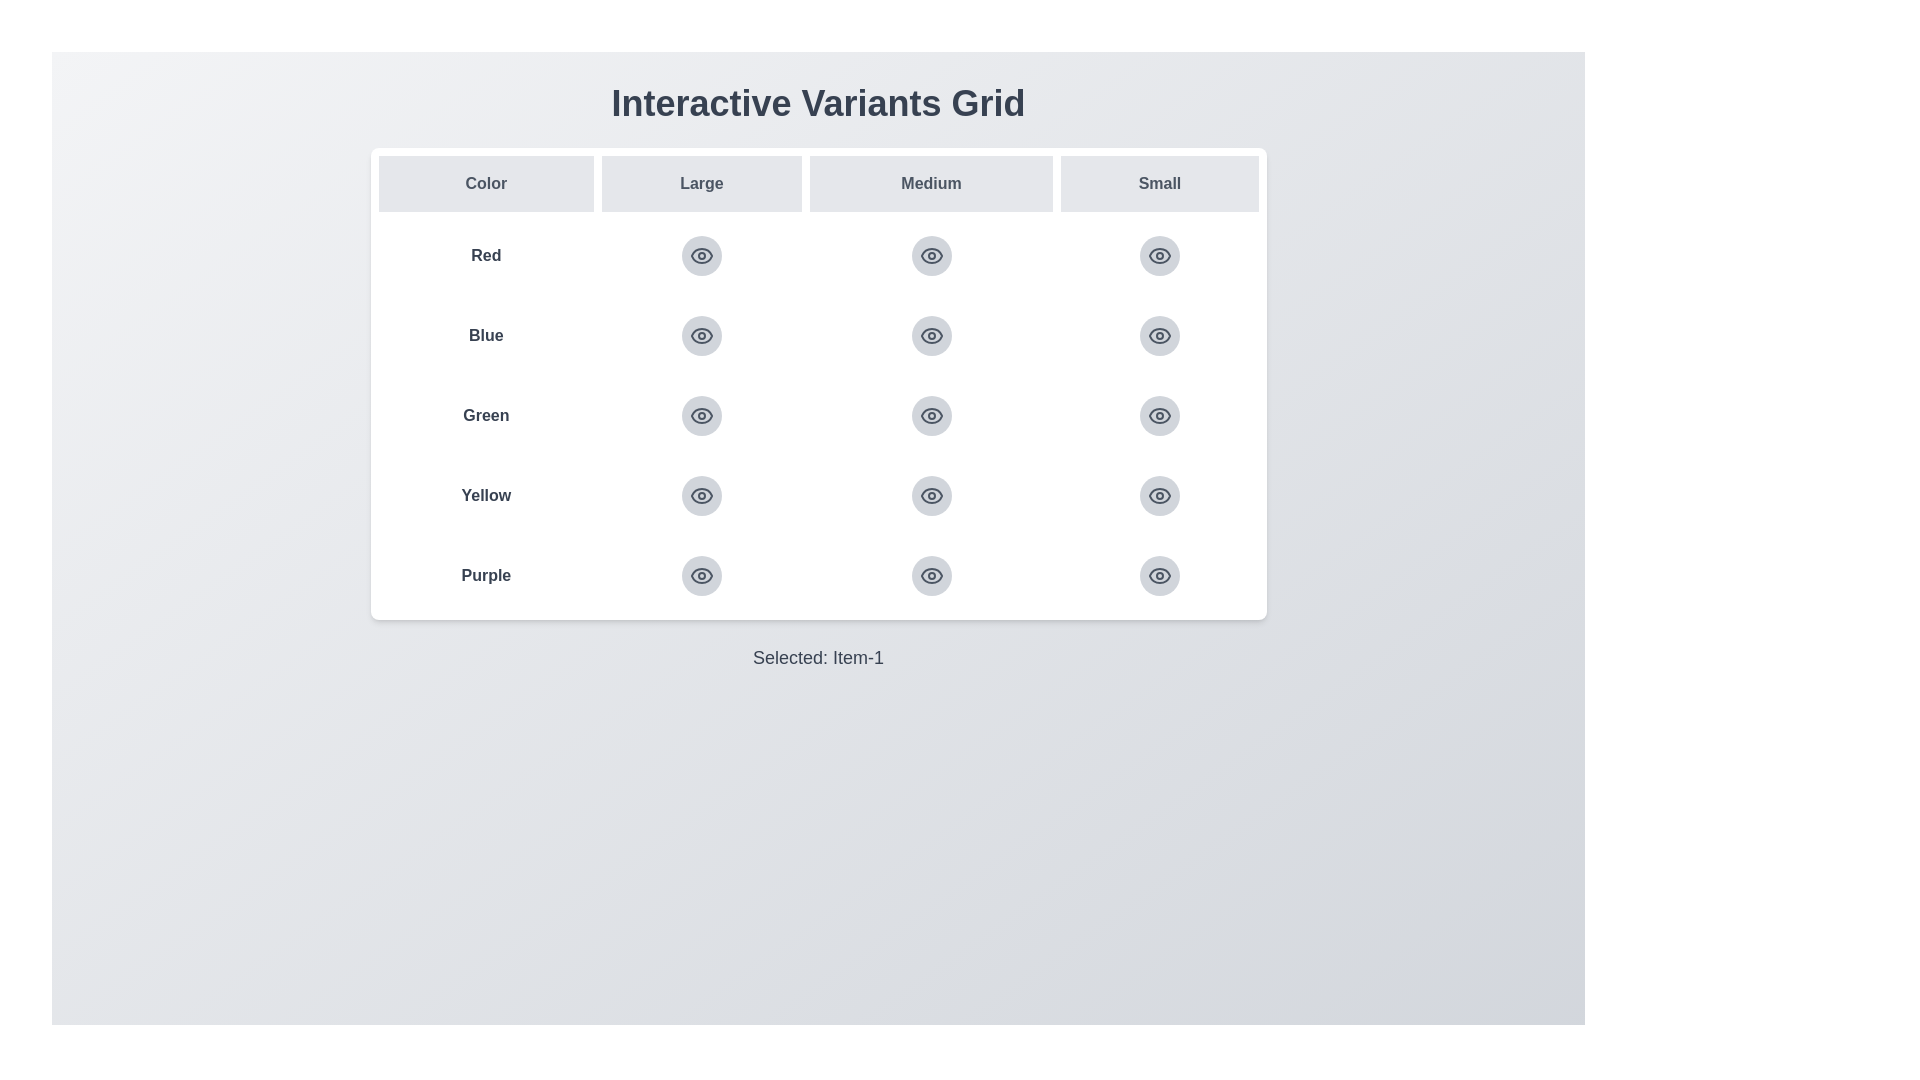 The image size is (1920, 1080). I want to click on the eye icon located in the last row and third column of the grid component, which is enclosed within a circular background, so click(930, 575).